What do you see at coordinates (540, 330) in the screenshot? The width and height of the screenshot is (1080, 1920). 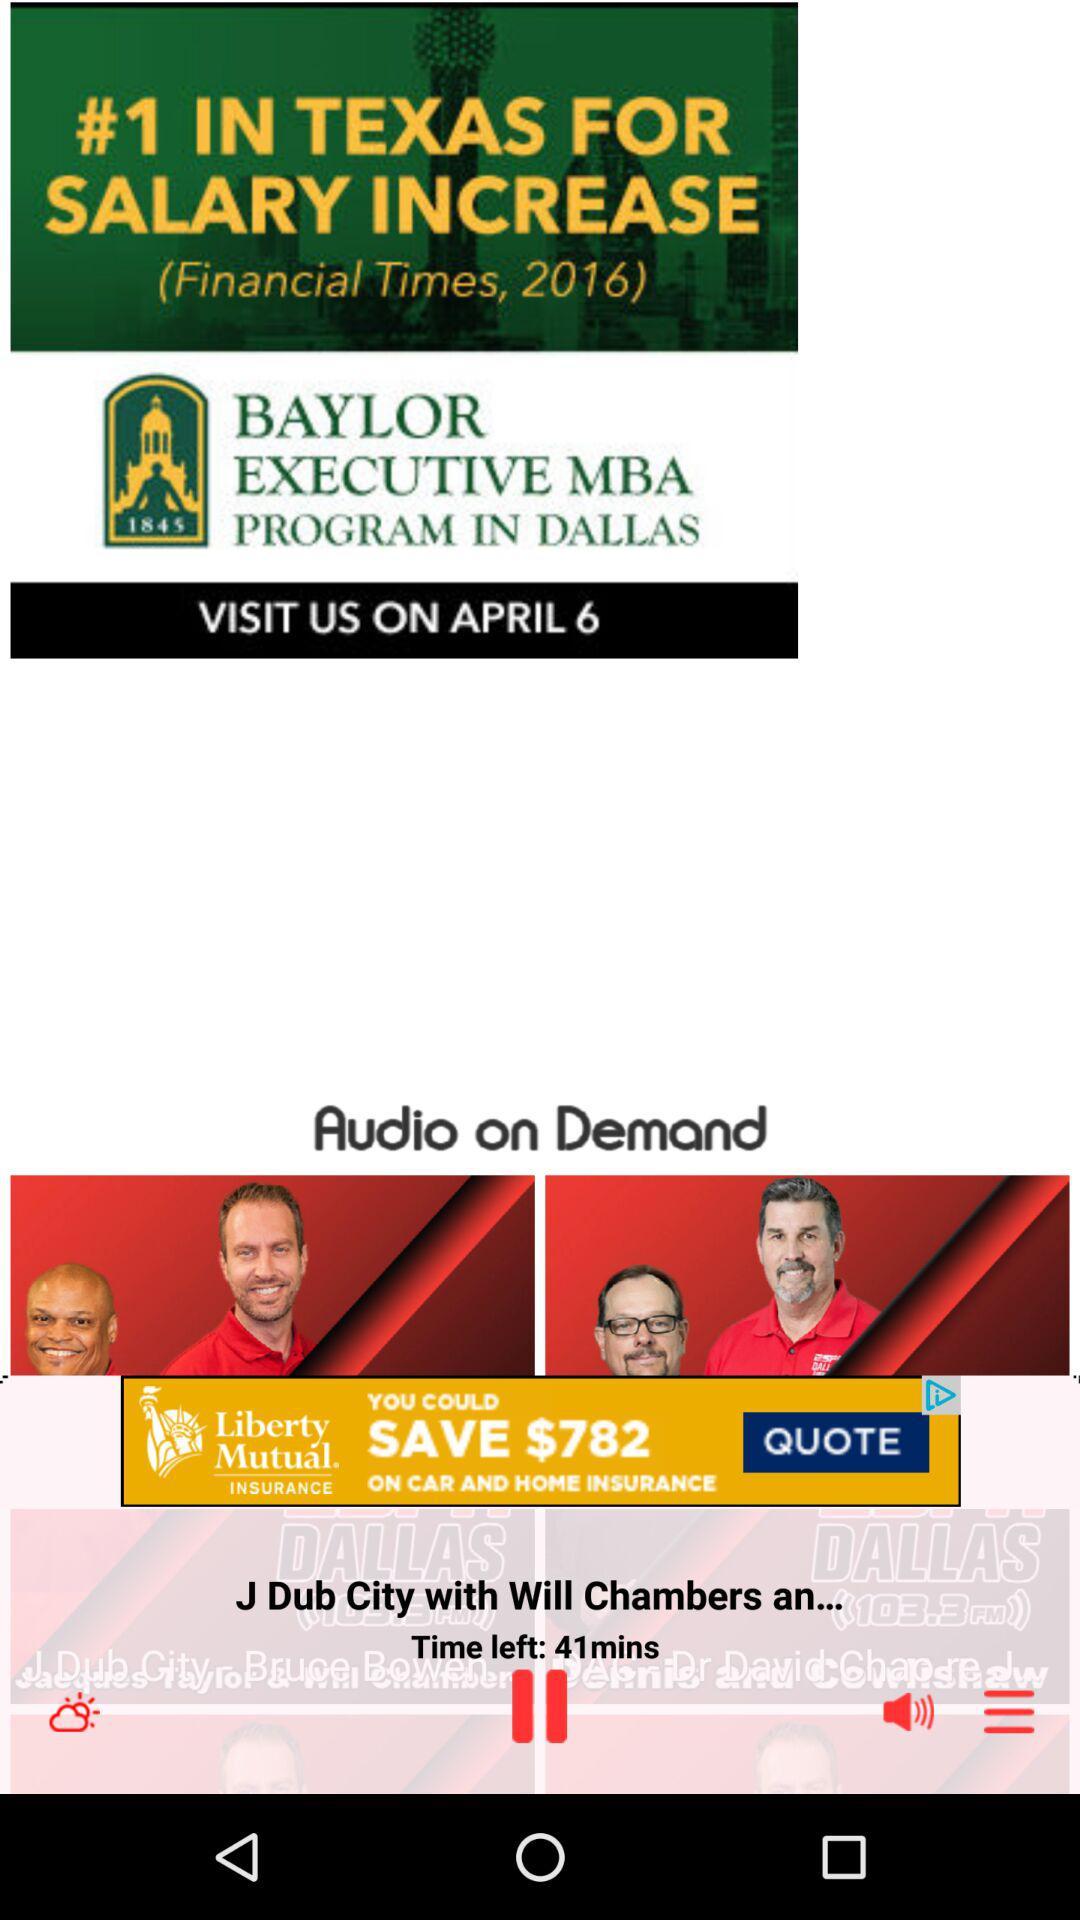 I see `advertisement` at bounding box center [540, 330].